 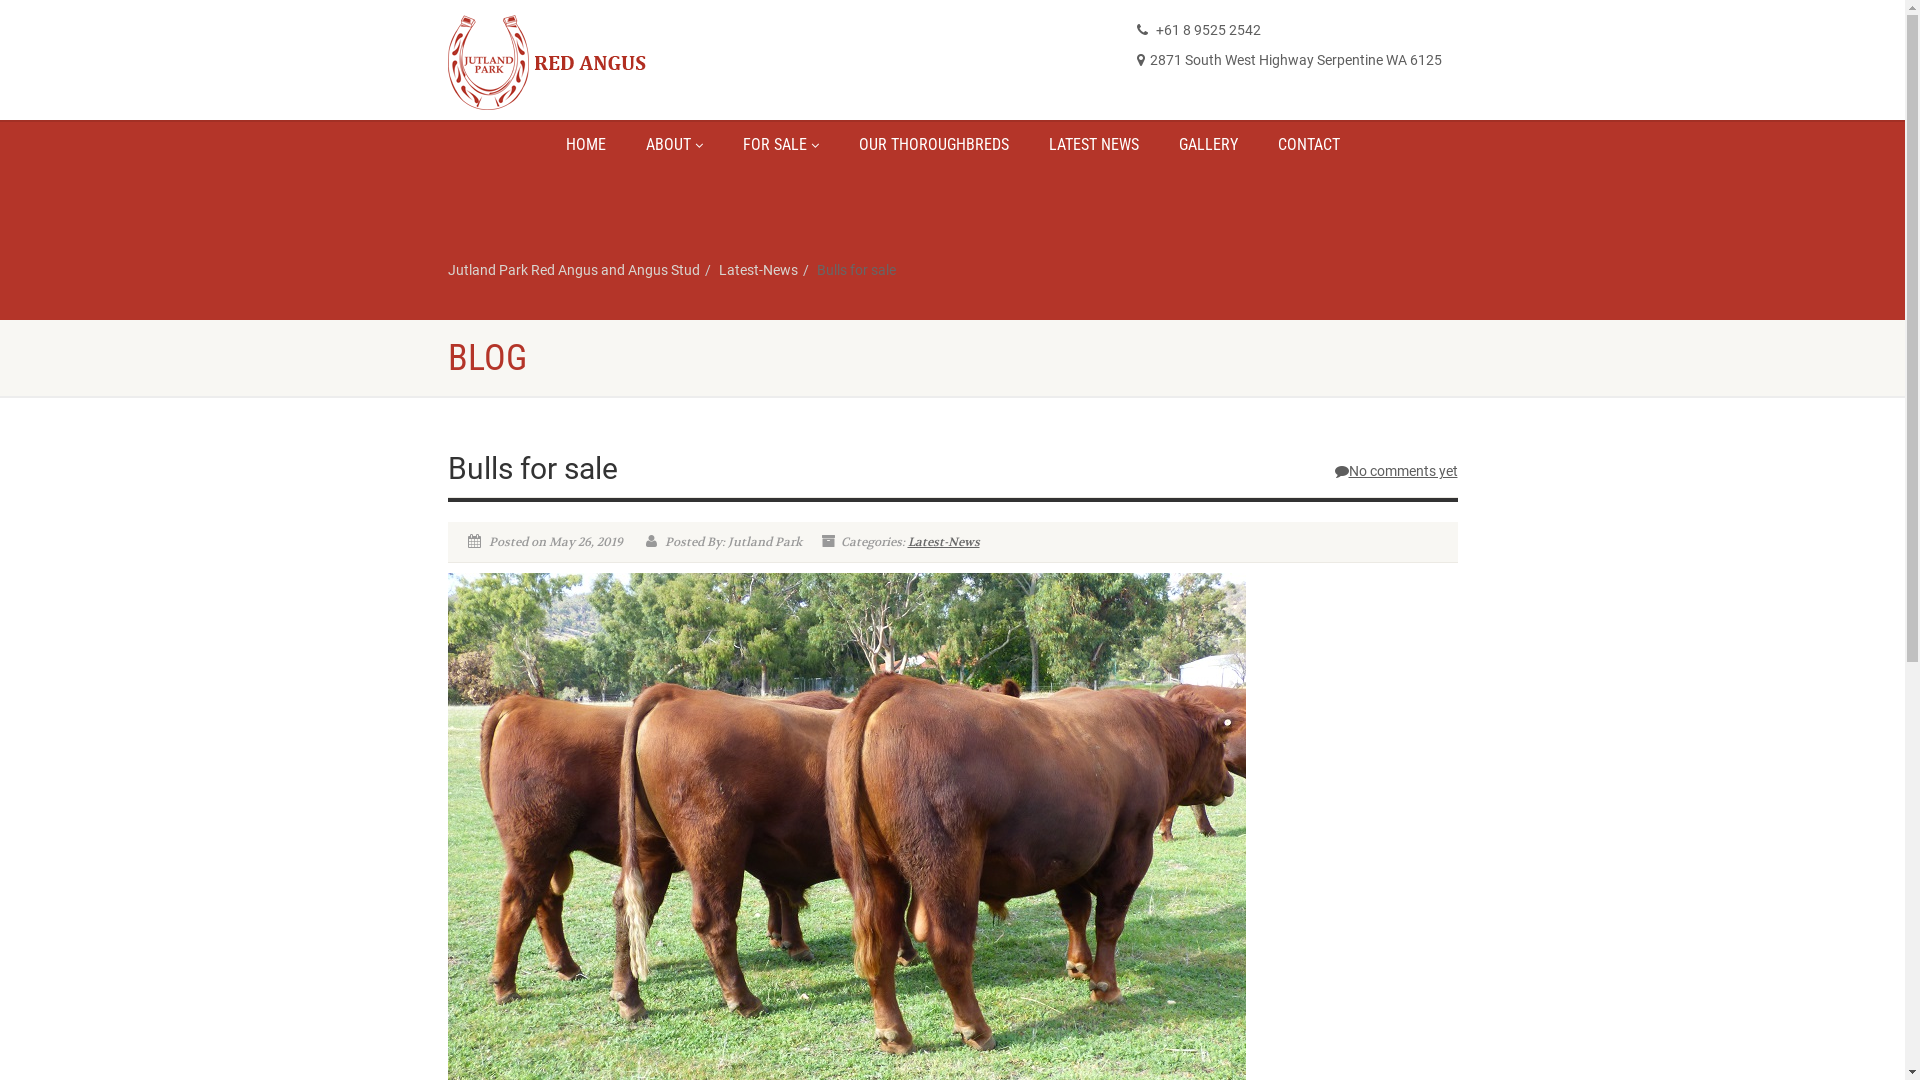 I want to click on 'ABOUT', so click(x=674, y=144).